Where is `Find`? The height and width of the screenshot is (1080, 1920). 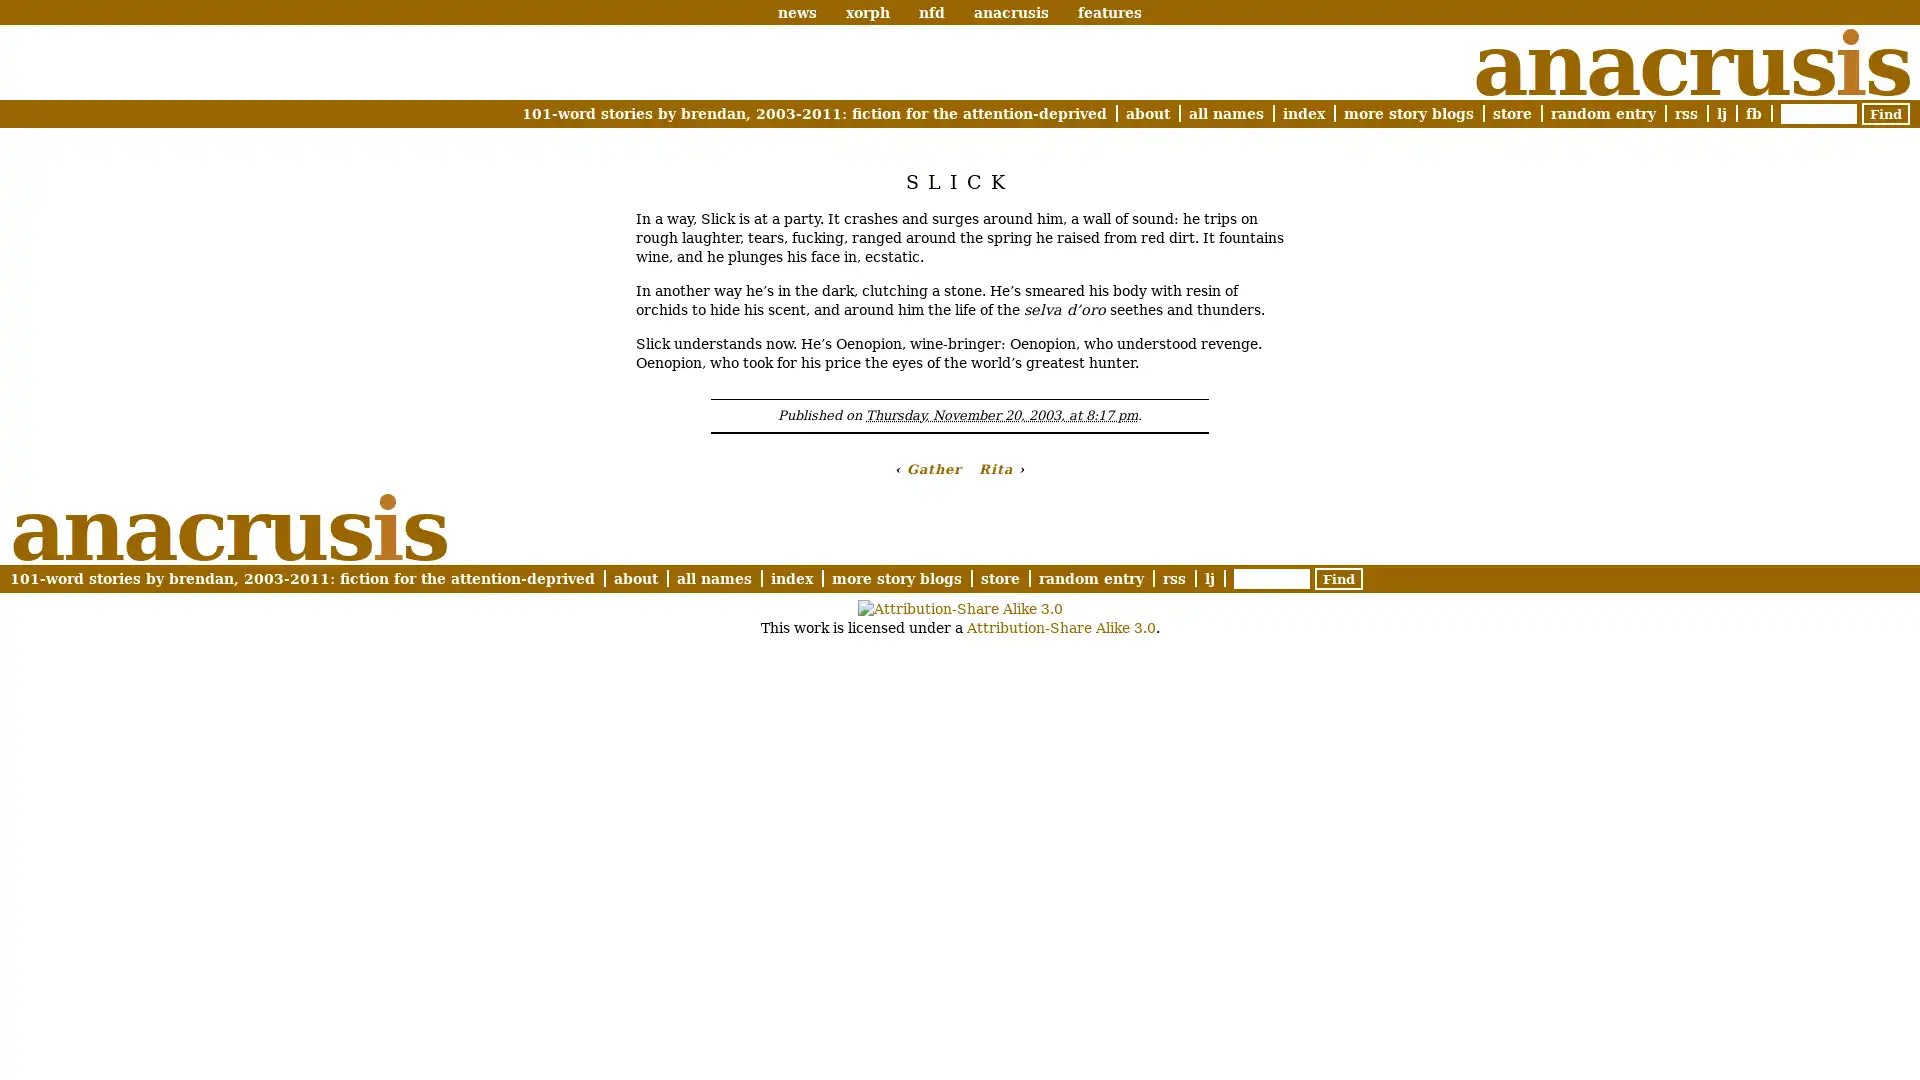
Find is located at coordinates (1339, 578).